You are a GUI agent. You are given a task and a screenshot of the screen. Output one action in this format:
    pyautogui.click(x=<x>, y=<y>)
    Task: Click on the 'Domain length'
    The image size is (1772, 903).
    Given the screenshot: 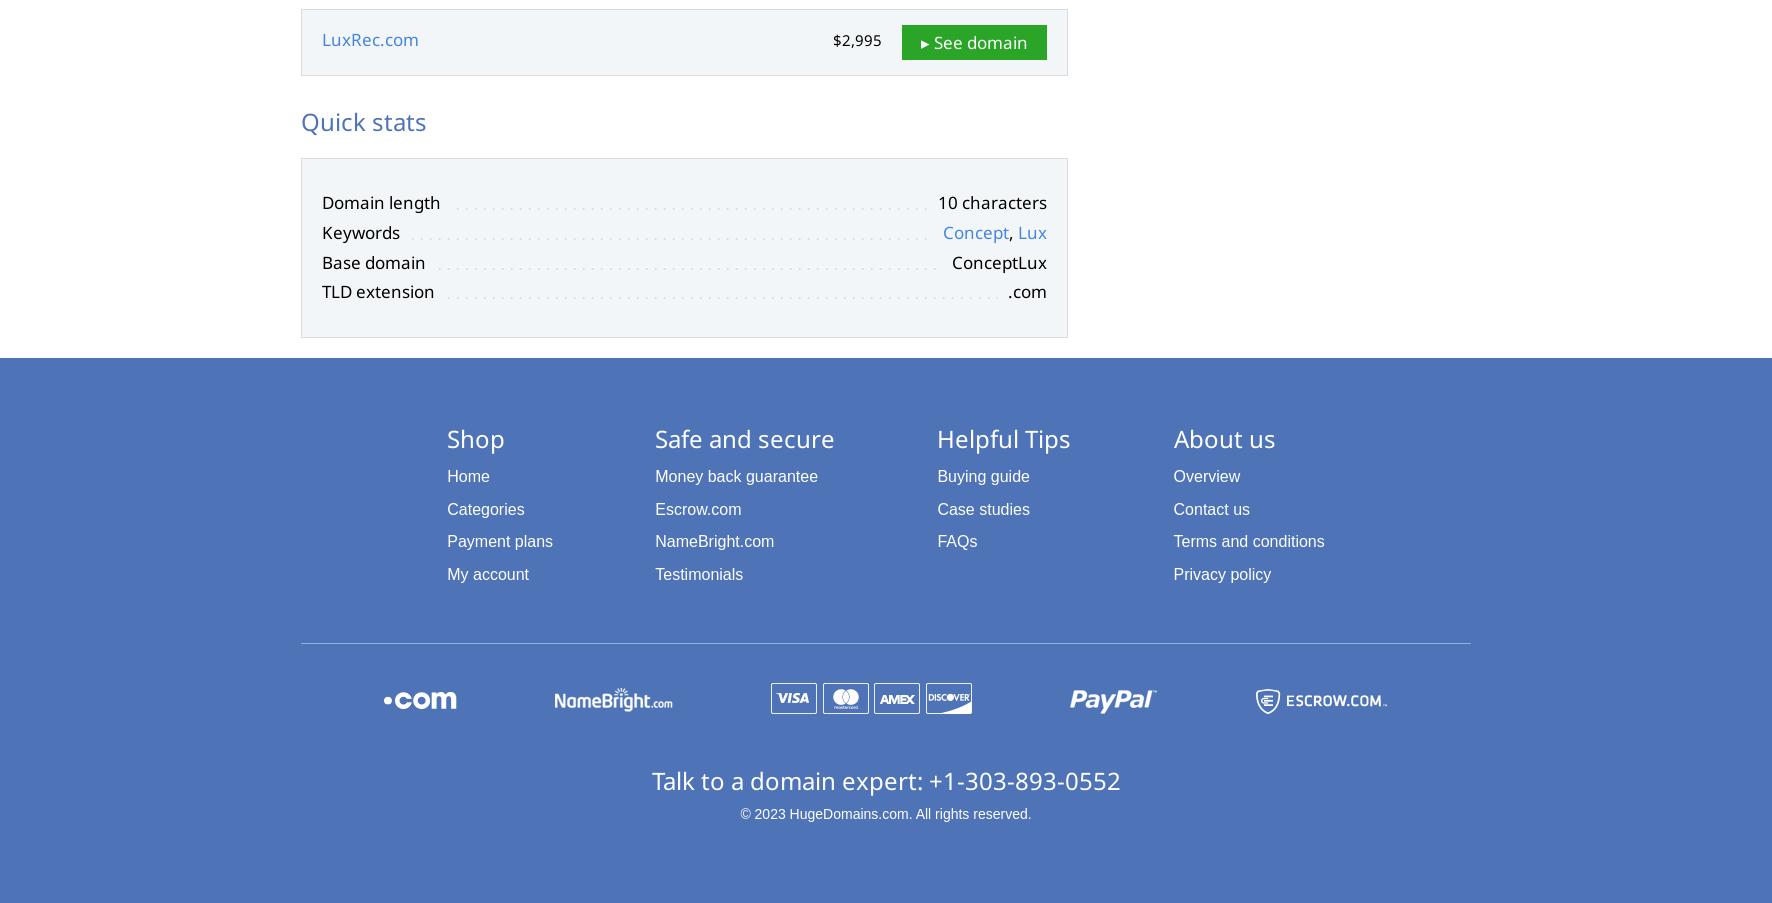 What is the action you would take?
    pyautogui.click(x=320, y=202)
    